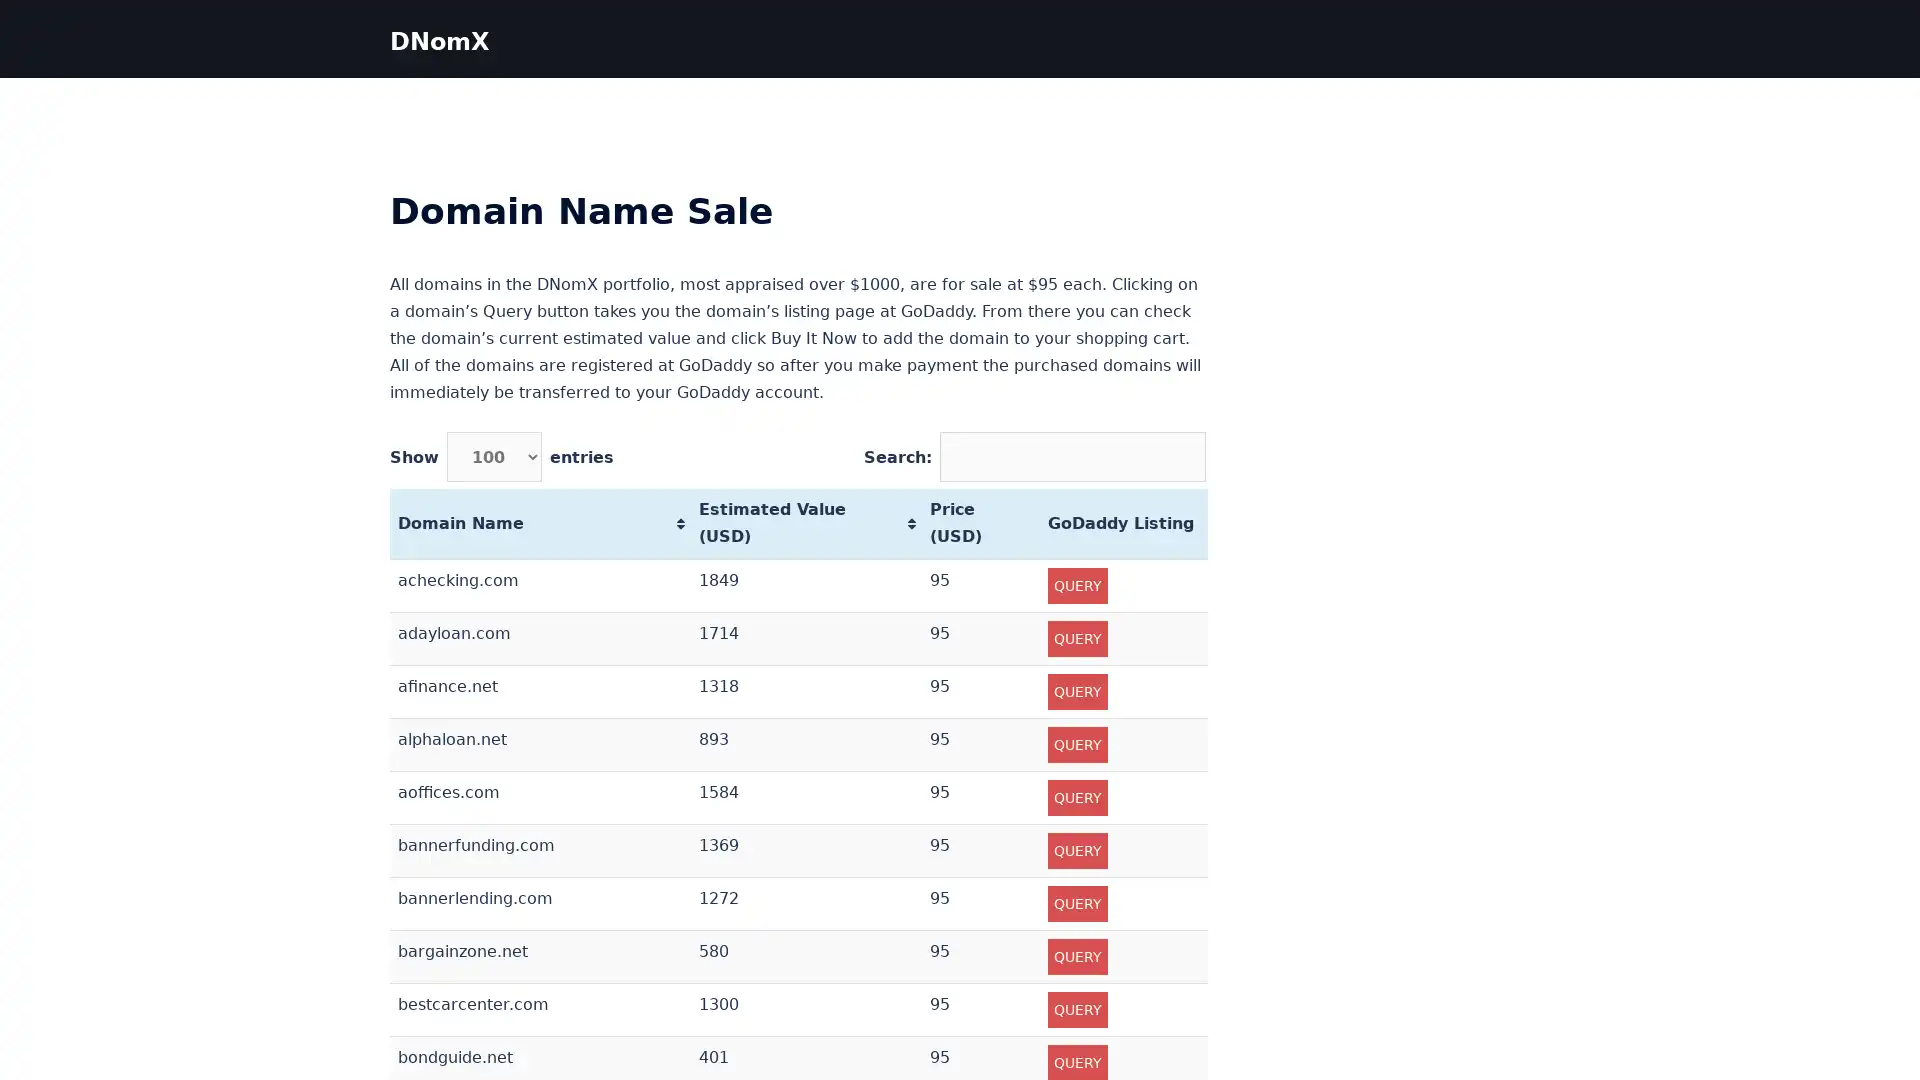 This screenshot has width=1920, height=1080. I want to click on QUERY, so click(1075, 1010).